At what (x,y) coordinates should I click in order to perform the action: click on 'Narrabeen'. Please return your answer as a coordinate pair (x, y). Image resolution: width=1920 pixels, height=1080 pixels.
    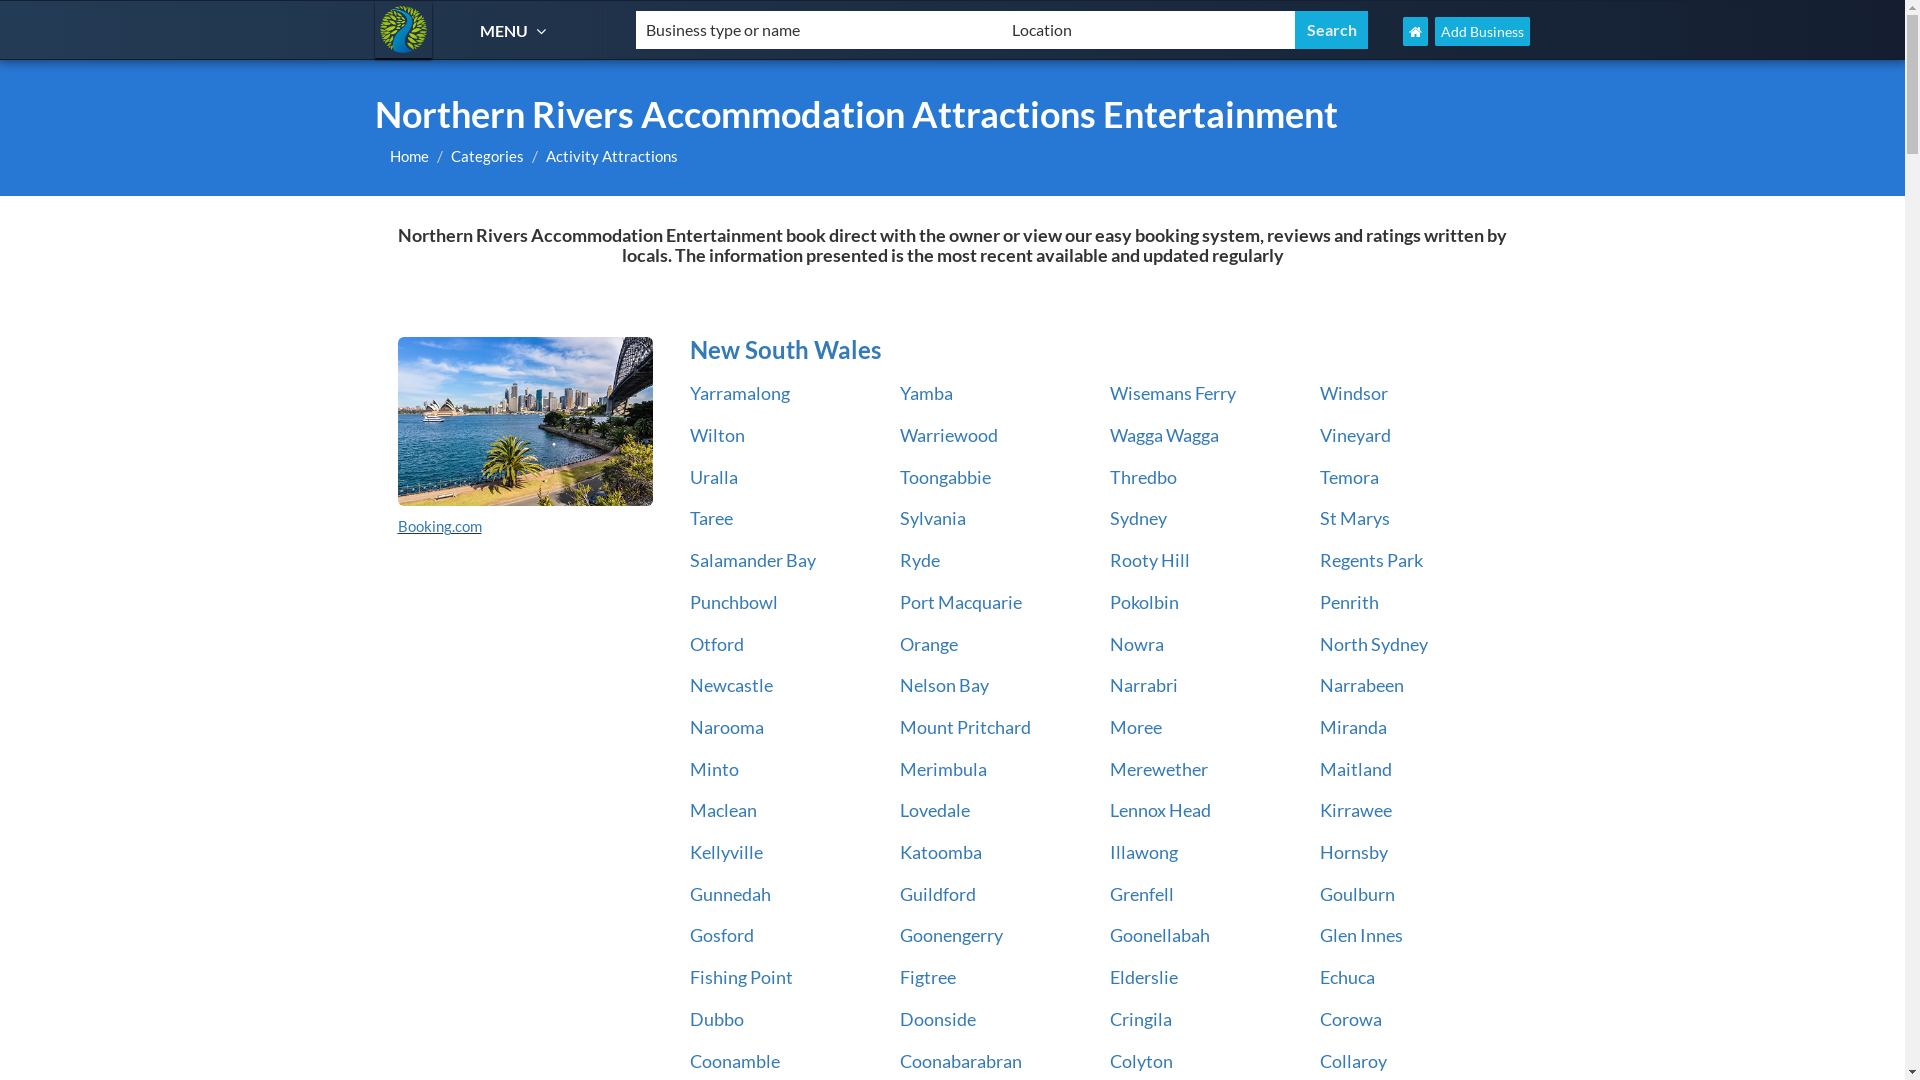
    Looking at the image, I should click on (1320, 684).